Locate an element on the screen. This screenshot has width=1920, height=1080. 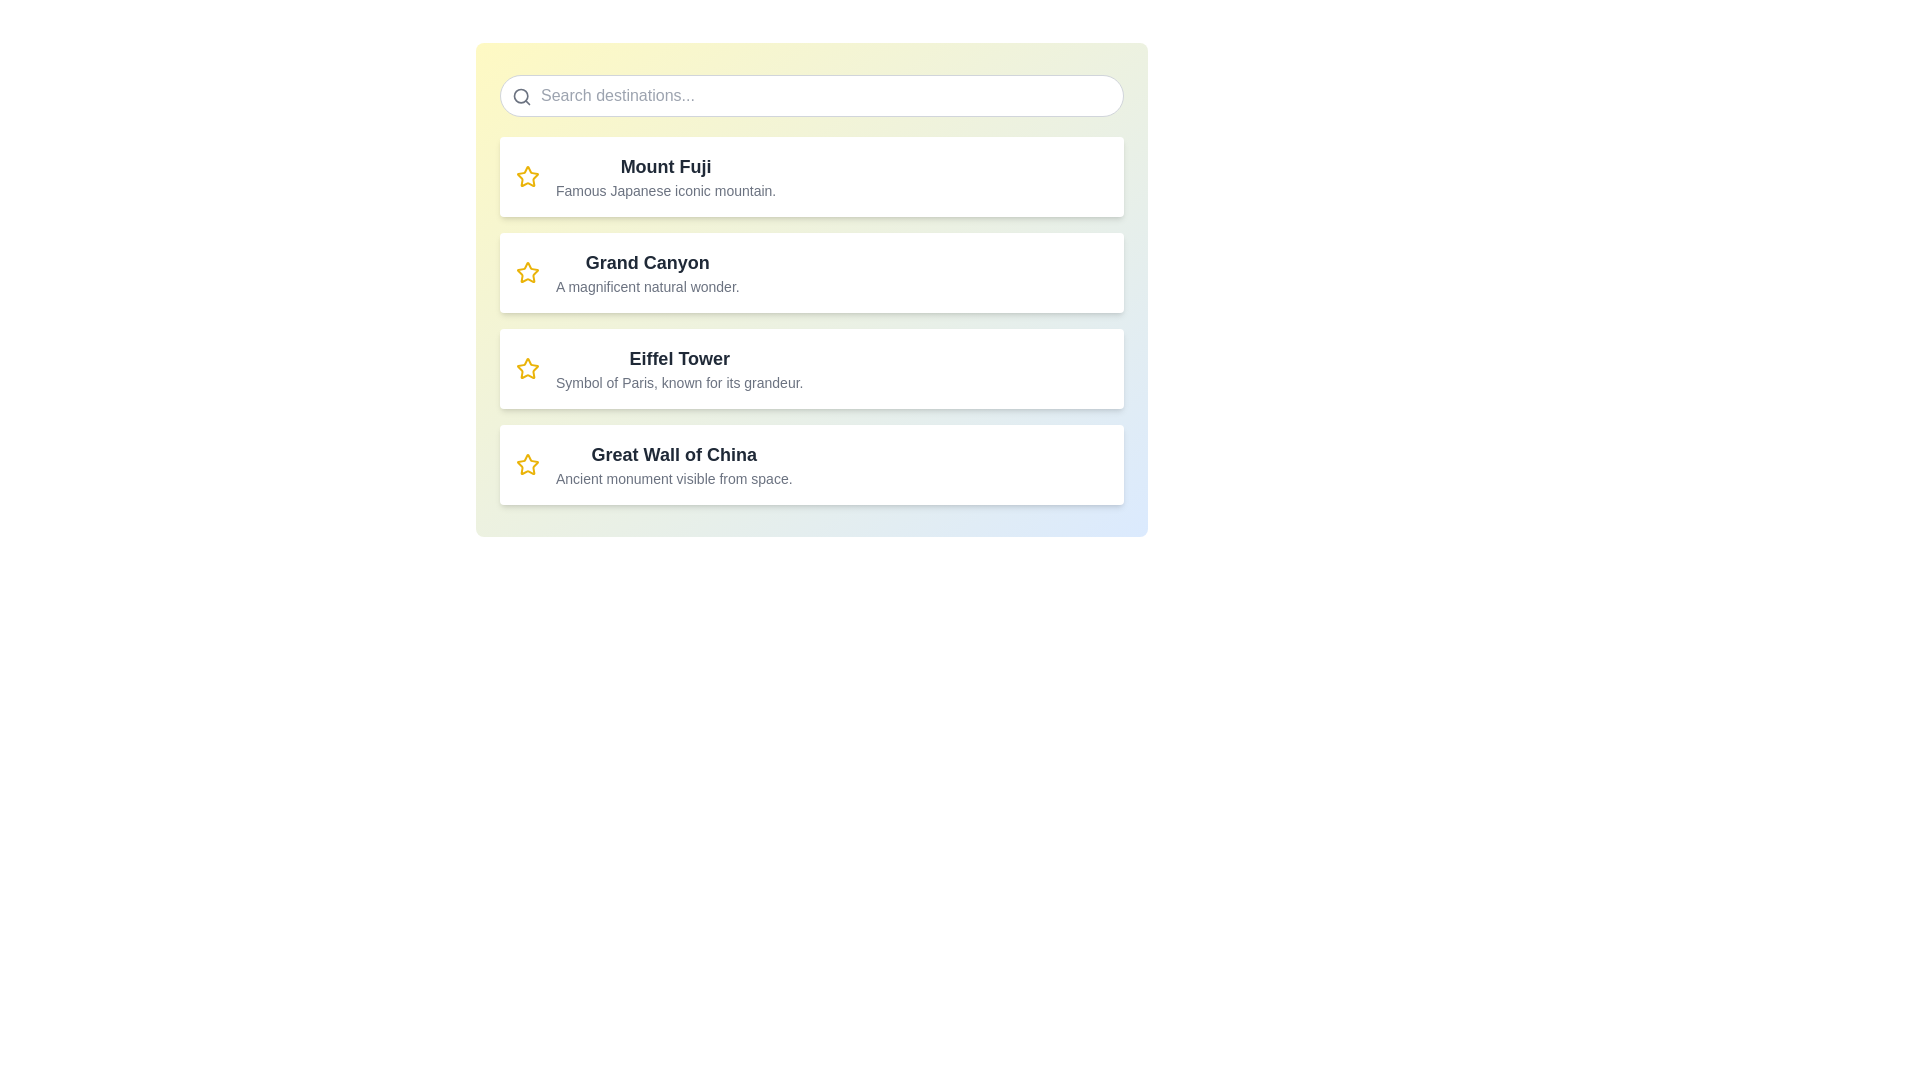
the star icon with a yellow outline is located at coordinates (528, 369).